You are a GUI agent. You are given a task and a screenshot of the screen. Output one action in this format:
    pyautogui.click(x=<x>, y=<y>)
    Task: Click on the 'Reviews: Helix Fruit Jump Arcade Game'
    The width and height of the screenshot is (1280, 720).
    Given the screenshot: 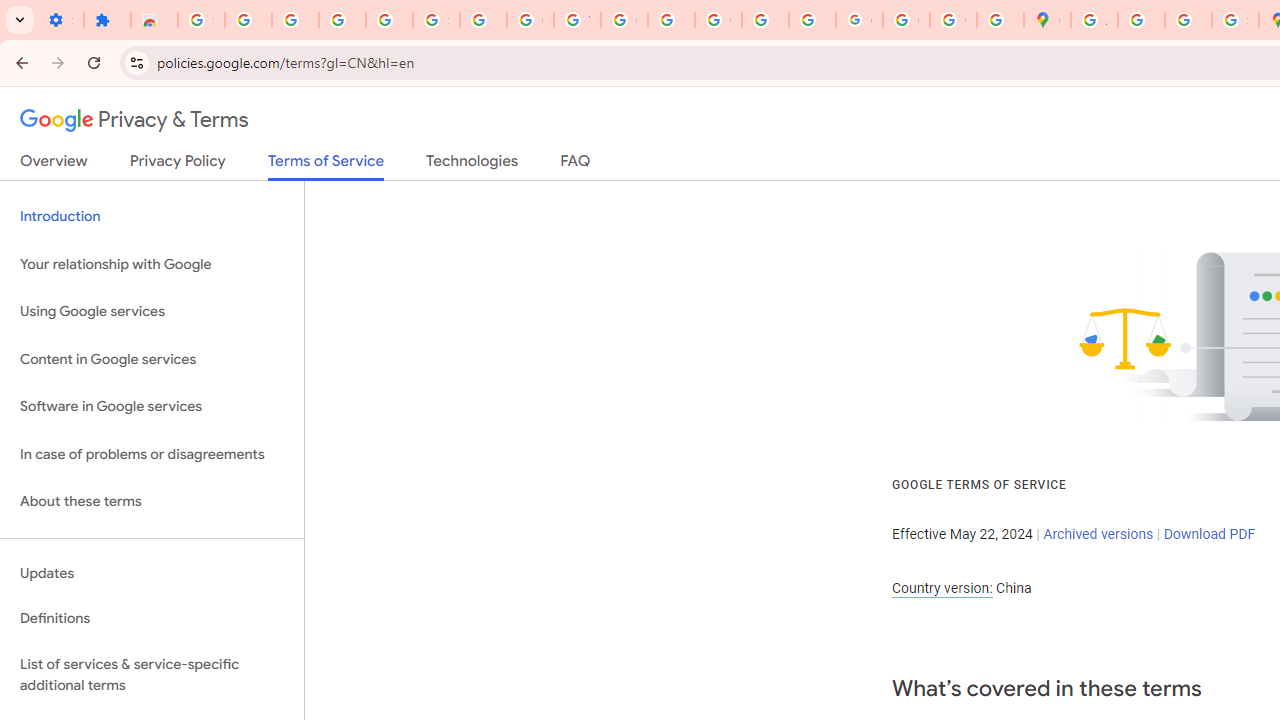 What is the action you would take?
    pyautogui.click(x=153, y=20)
    